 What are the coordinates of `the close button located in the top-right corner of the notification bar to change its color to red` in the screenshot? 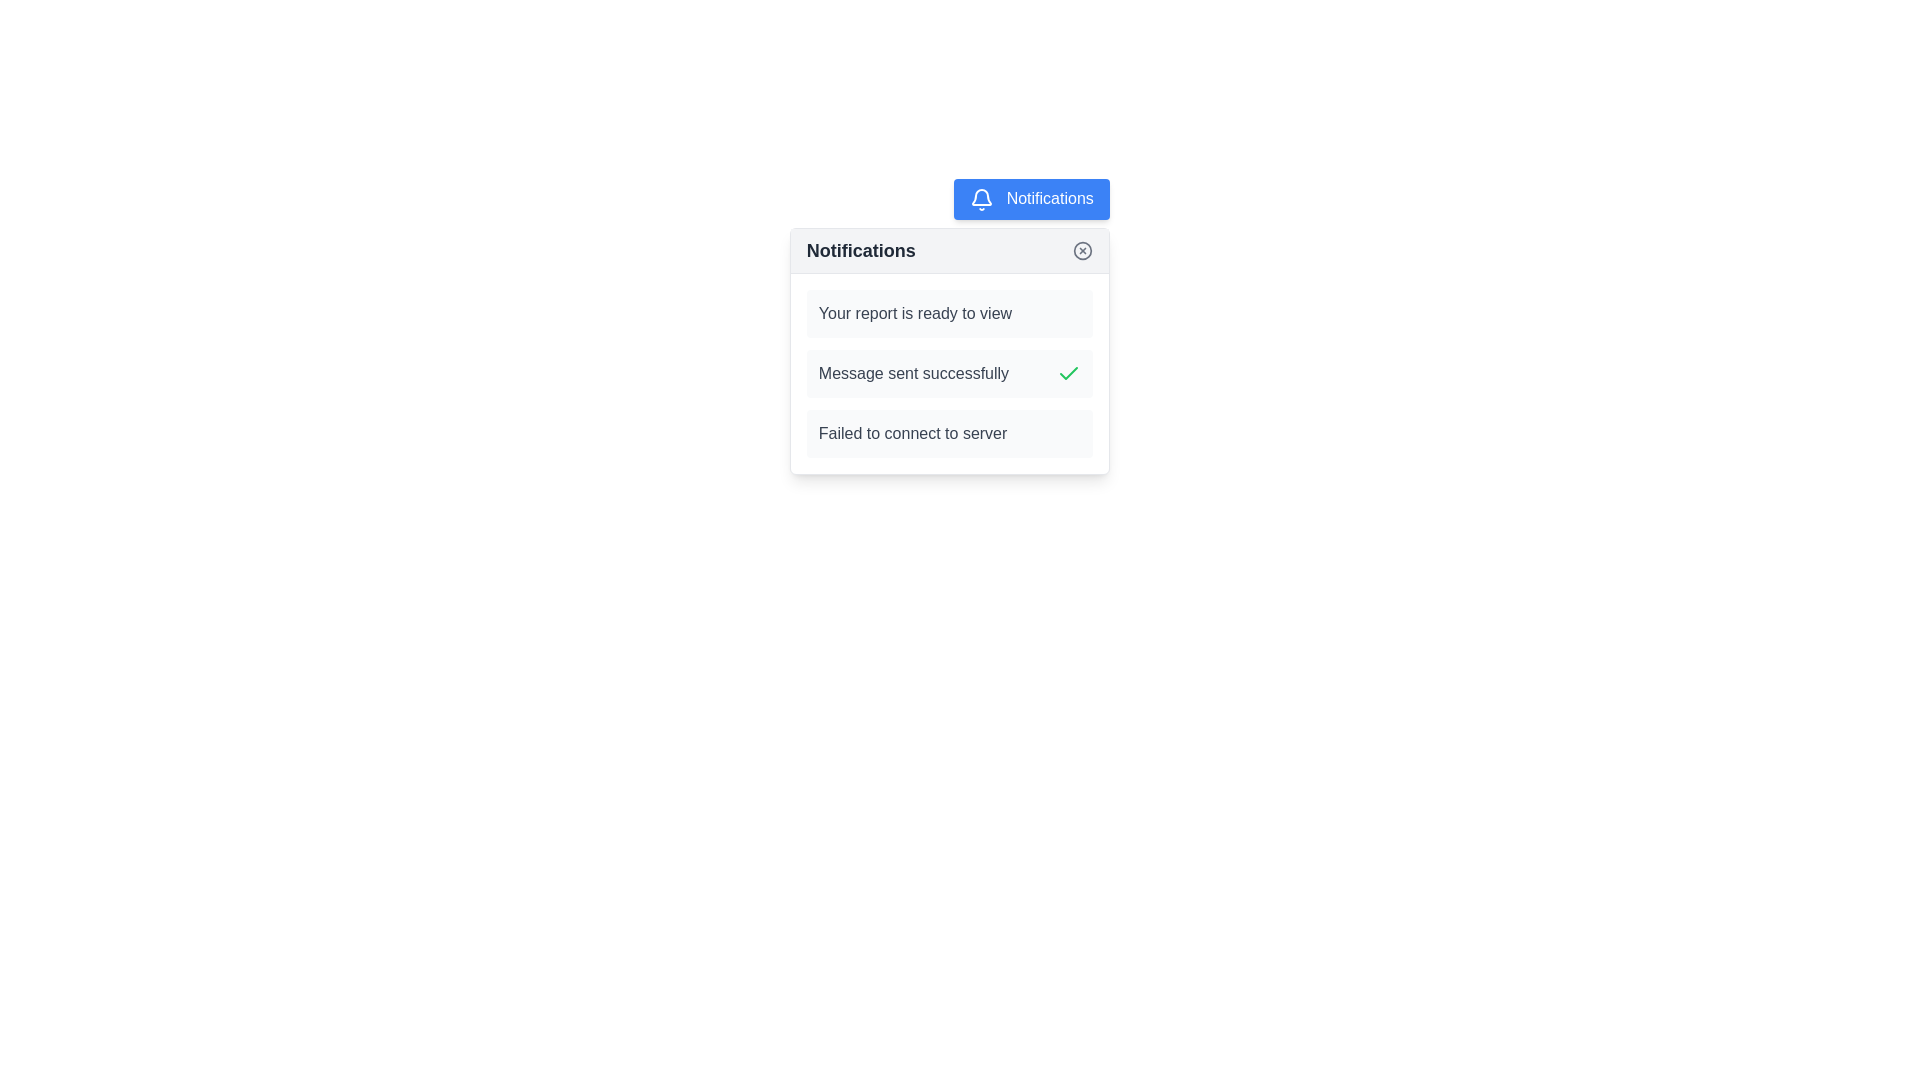 It's located at (1081, 249).